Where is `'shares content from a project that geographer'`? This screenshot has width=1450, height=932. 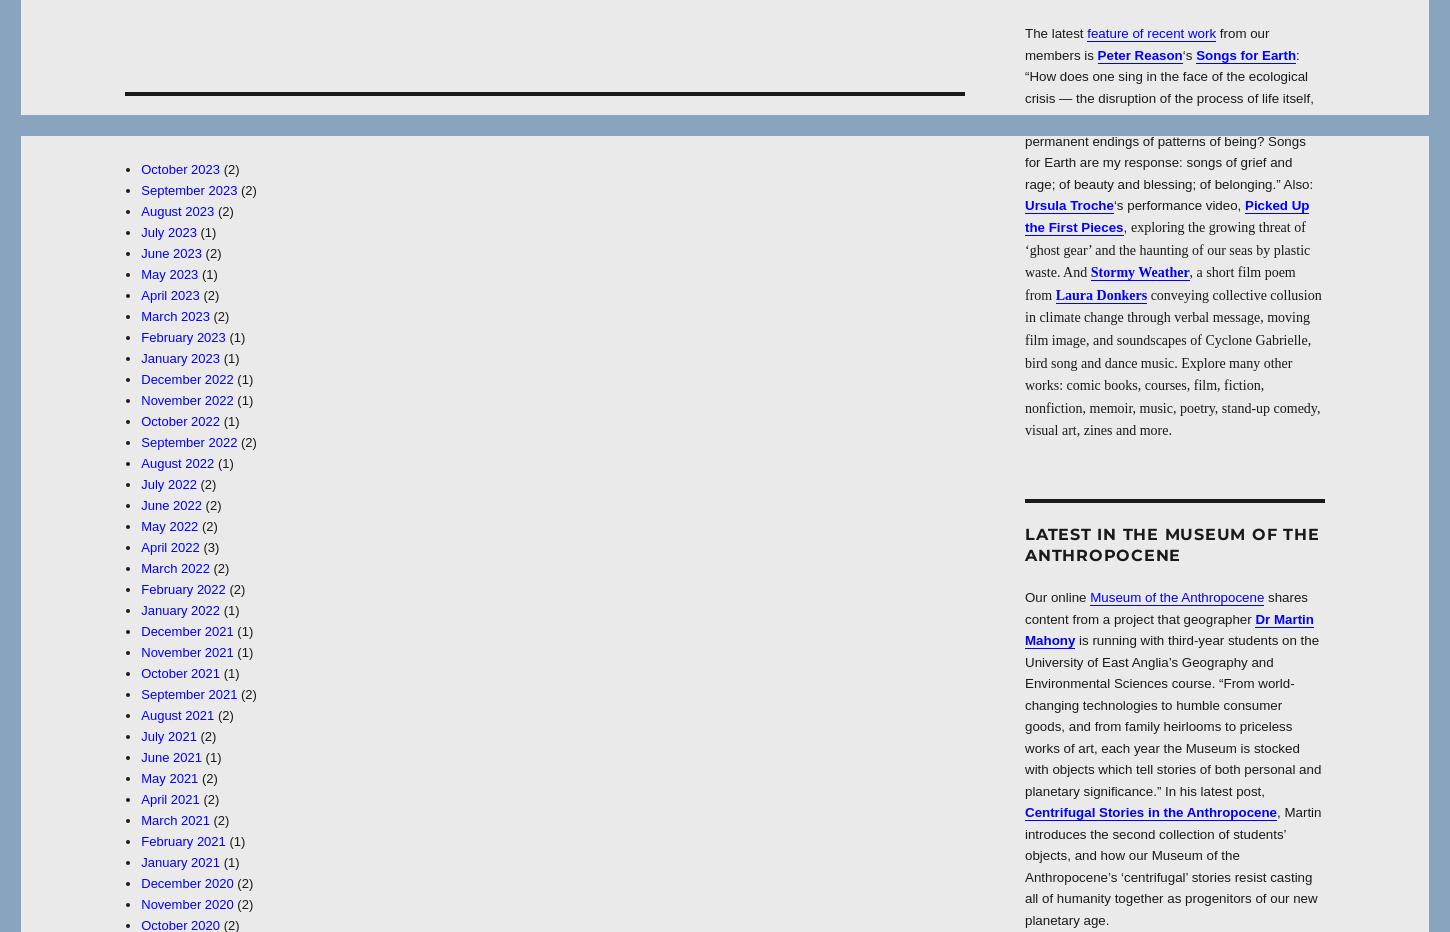
'shares content from a project that geographer' is located at coordinates (1165, 607).